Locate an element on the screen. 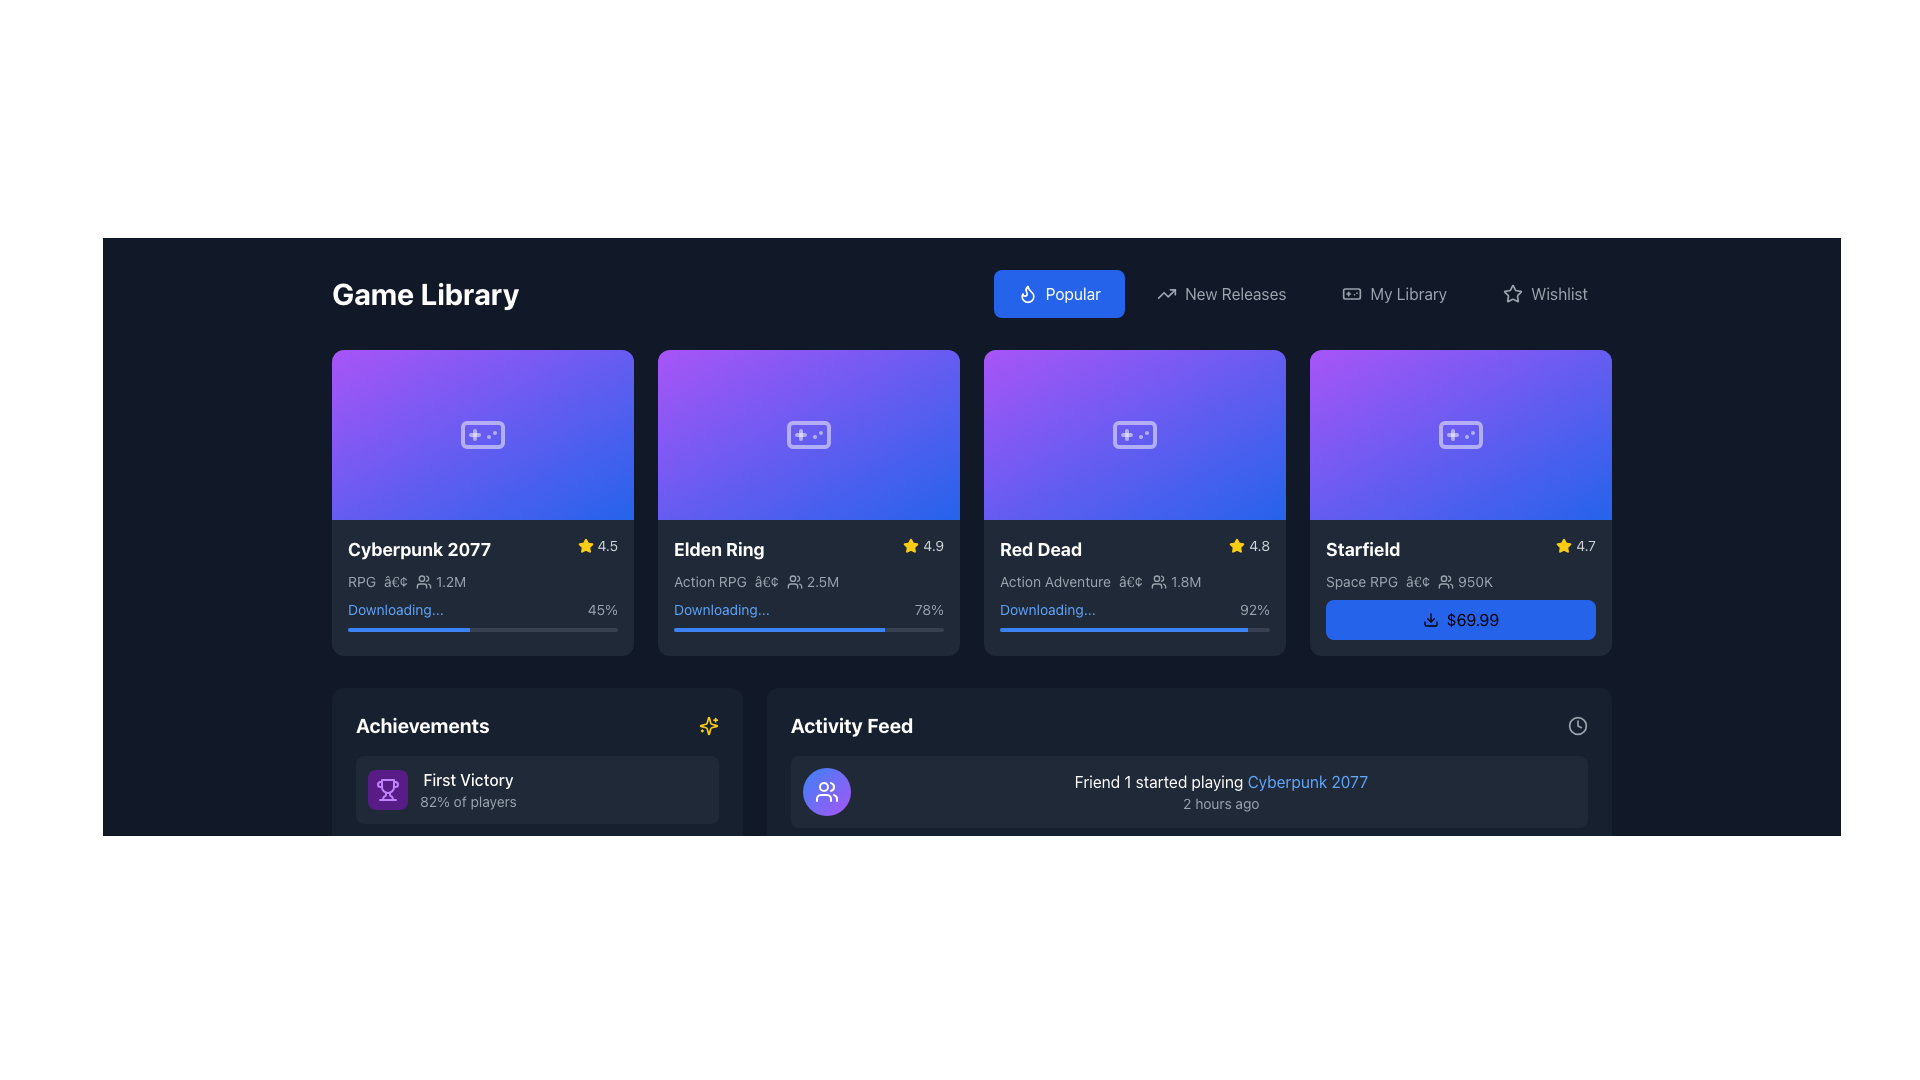  the Interactive play icon located at the top-right corner of the 'Red Dead' card is located at coordinates (1258, 375).